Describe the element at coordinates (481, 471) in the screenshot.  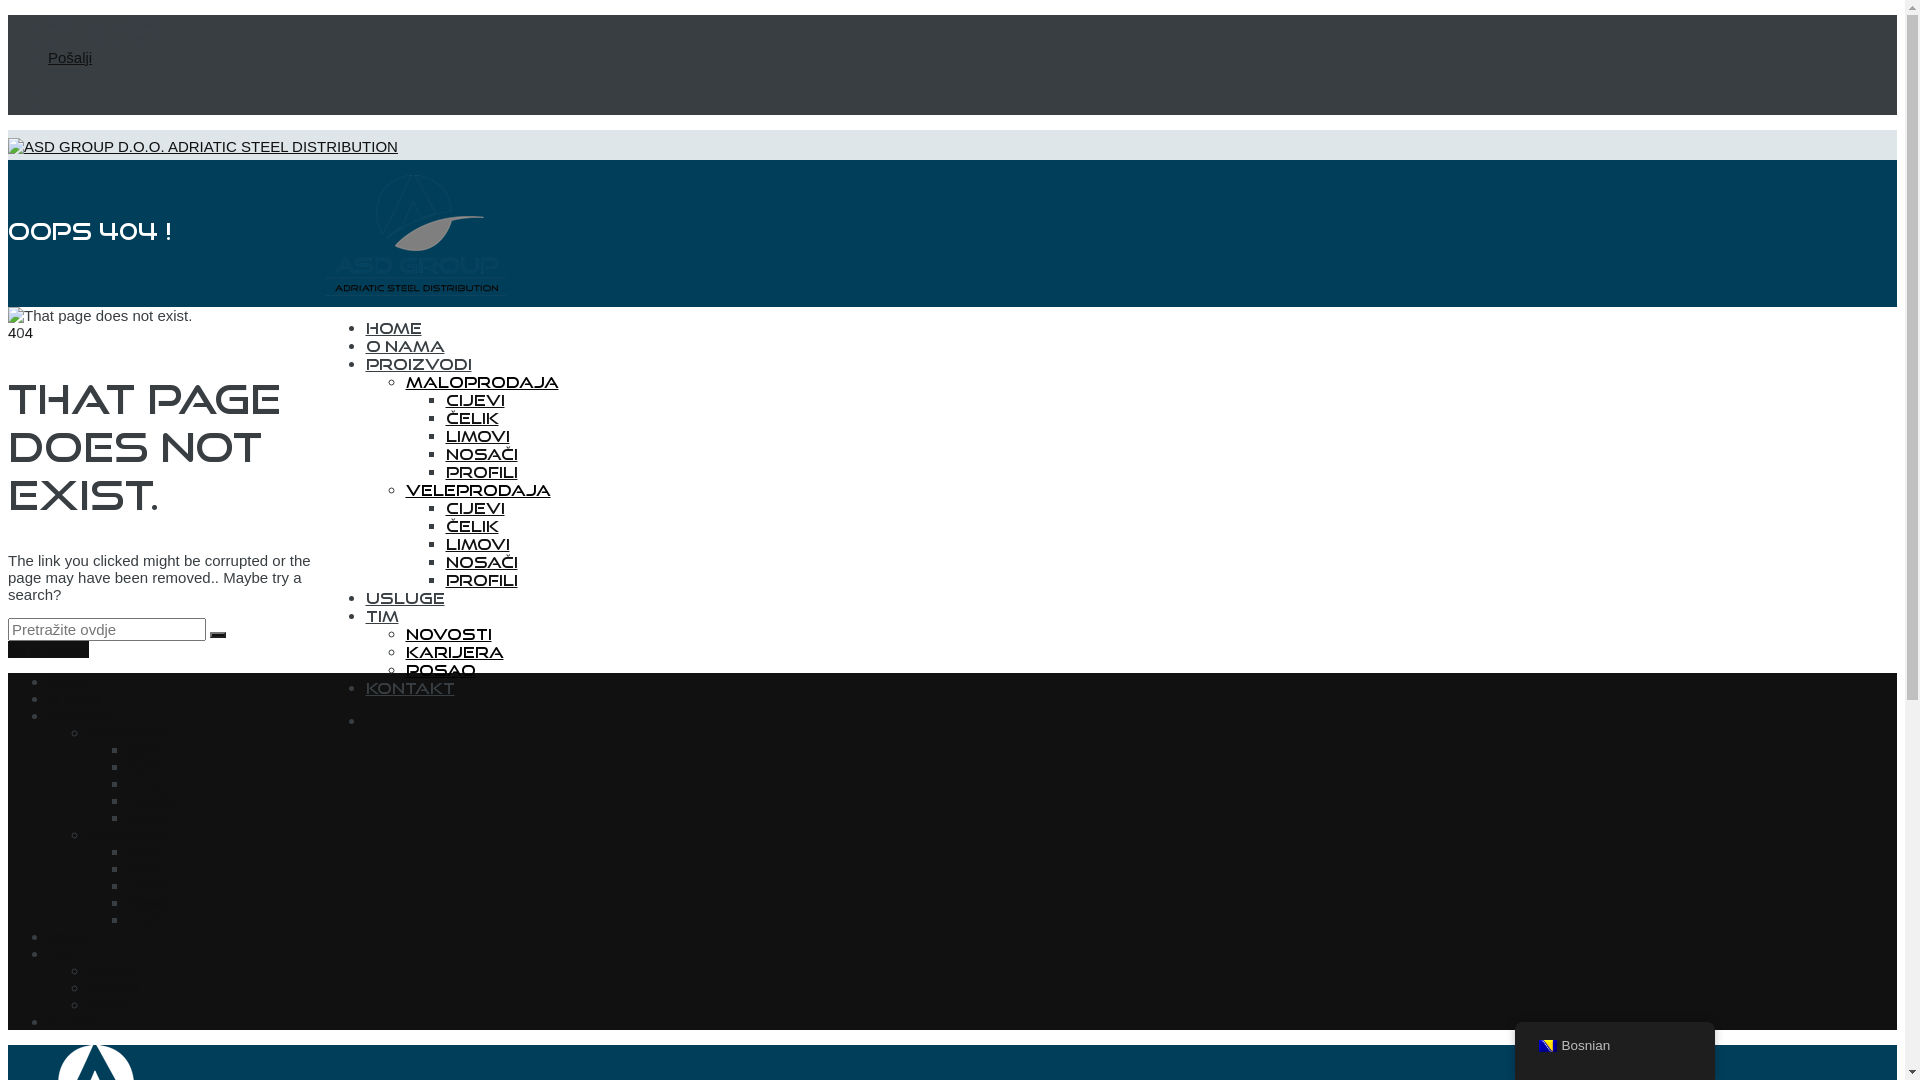
I see `'Profili'` at that location.